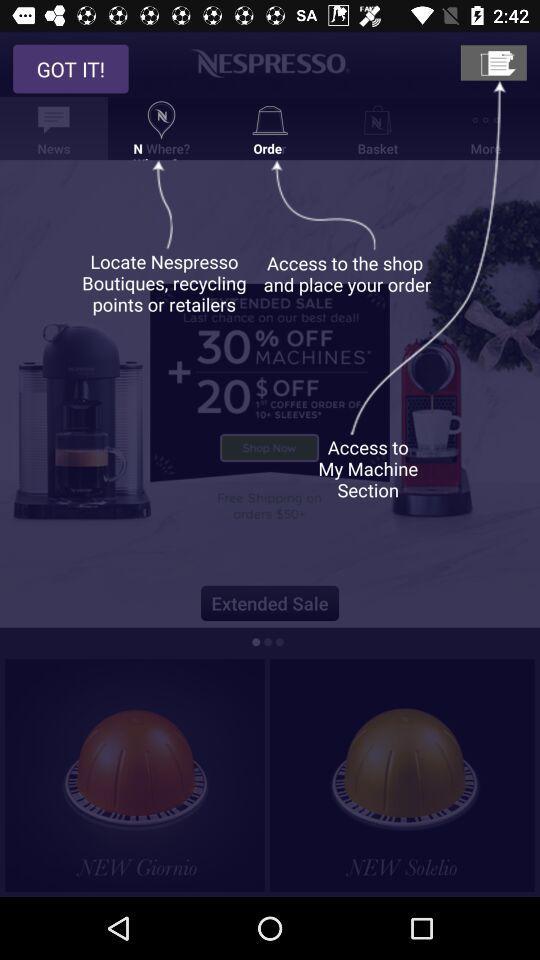  Describe the element at coordinates (492, 62) in the screenshot. I see `my machine` at that location.